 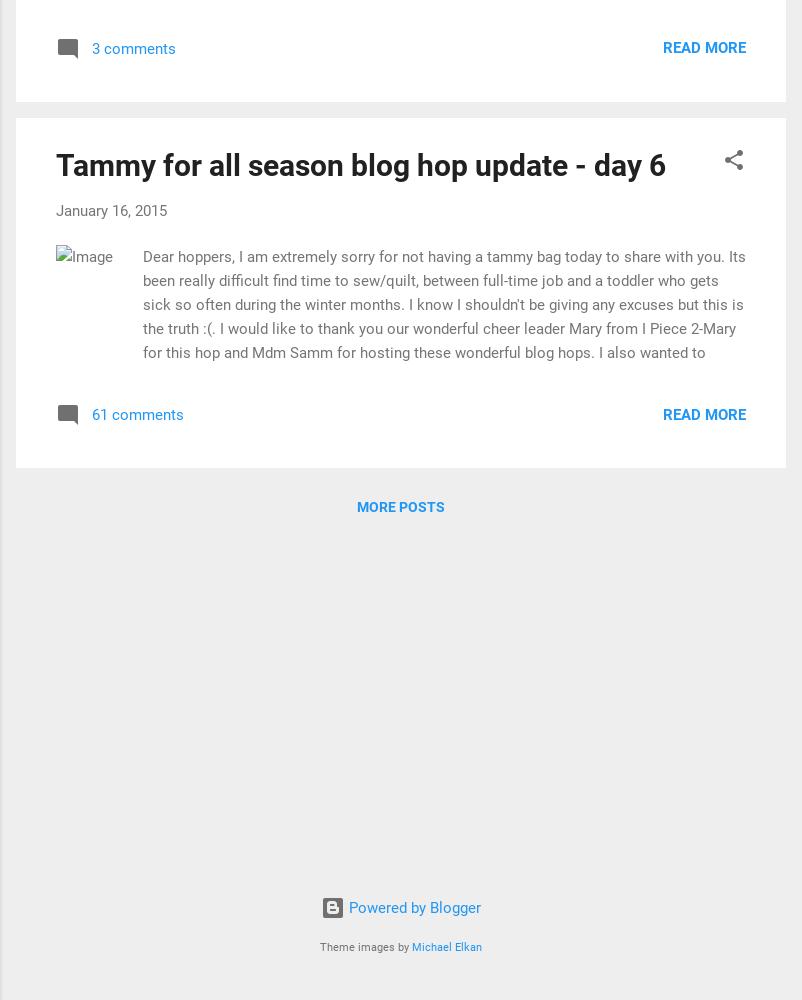 What do you see at coordinates (443, 377) in the screenshot?
I see `'Dear hoppers, I am extremely sorry for not having a tammy bag today to share with you. Its been really difficult find time to sew/quilt, between full-time job and a toddler who gets sick so often during the winter months. I know I shouldn't be giving any excuses but this is the truth :(.   I would like to thank you our wonderful cheer leader Mary from I Piece 2-Mary  for this hop and Mdm Samm for hosting these wonderful blog hops.   I also wanted to thank Brooke Nolan  and  Cori Blunt  for creating wonderful patterns for the hop.       Today's schedule.   January 16, 2015      Kwilt Krazy   Selina Quilts   Hill Valley Quilter Lakeshore Stitches Malini's Quilting Adventure (You're HERE)   Julia Plunkett will post on  Sewwequilt      I would like to make it up to you and by giving away this beautiful FQ bundle from Art Gallery Fabrics Geometric Bliss Collection by Jeni Baker .      Geometric Bliss FQ bundle - 20 prints   All you have do is visit the other hoppers for toda'` at bounding box center [443, 377].